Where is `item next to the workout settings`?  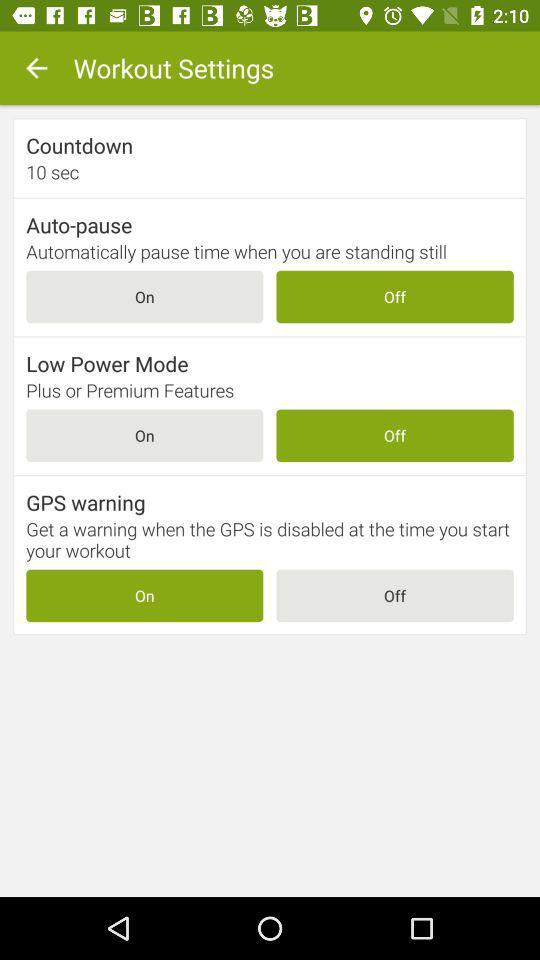
item next to the workout settings is located at coordinates (36, 68).